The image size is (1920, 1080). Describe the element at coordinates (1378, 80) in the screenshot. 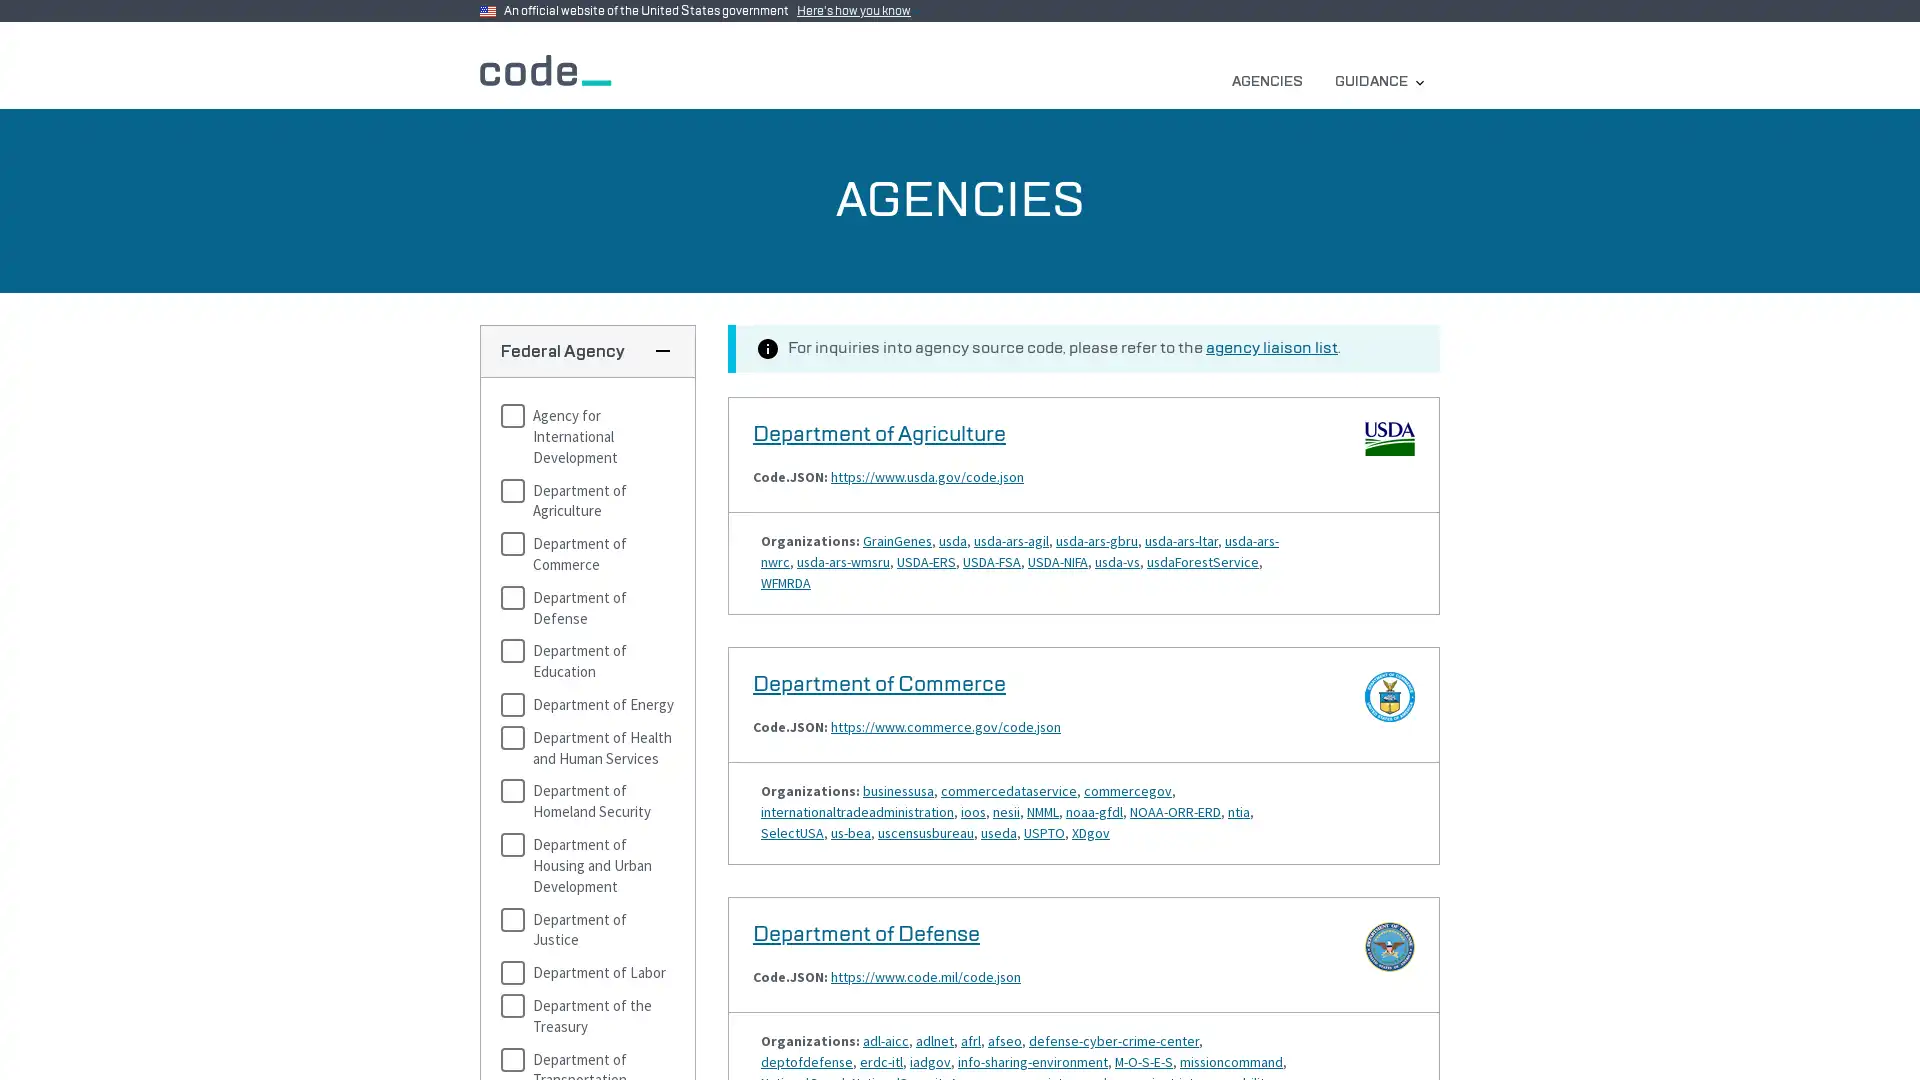

I see `GUIDANCE` at that location.